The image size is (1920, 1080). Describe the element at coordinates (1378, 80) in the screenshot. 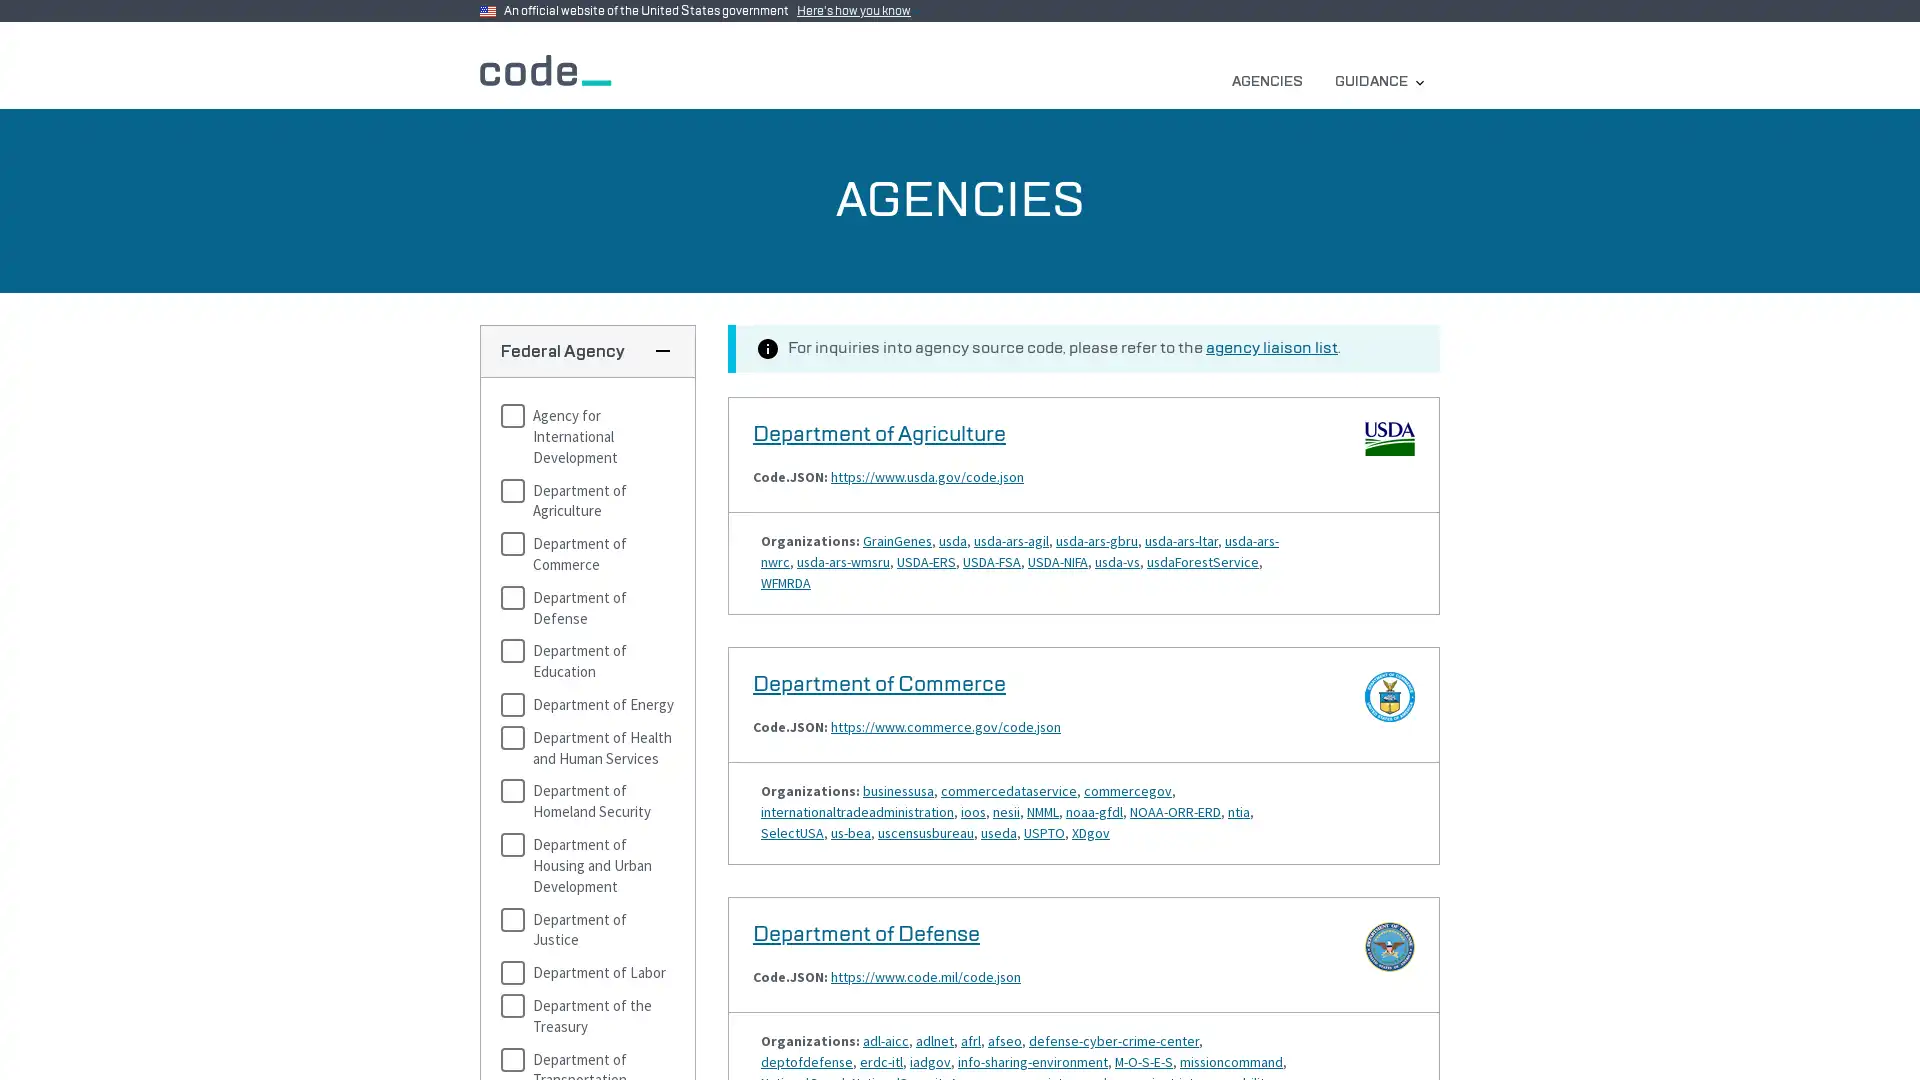

I see `GUIDANCE` at that location.